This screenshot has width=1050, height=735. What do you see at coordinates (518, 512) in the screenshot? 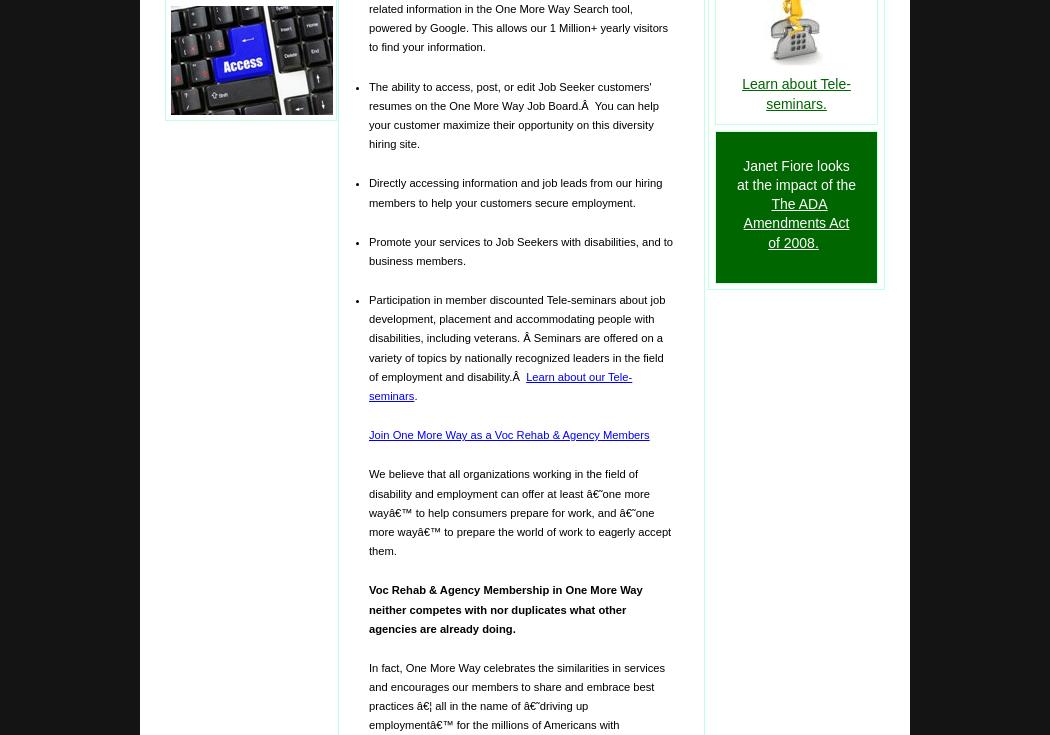
I see `'We believe that all organizations  working in the field of disability and employment can offer at least â€˜one more  wayâ€™ to help consumers prepare for work, and â€˜one more wayâ€™ to prepare the  world of work to eagerly accept them.'` at bounding box center [518, 512].